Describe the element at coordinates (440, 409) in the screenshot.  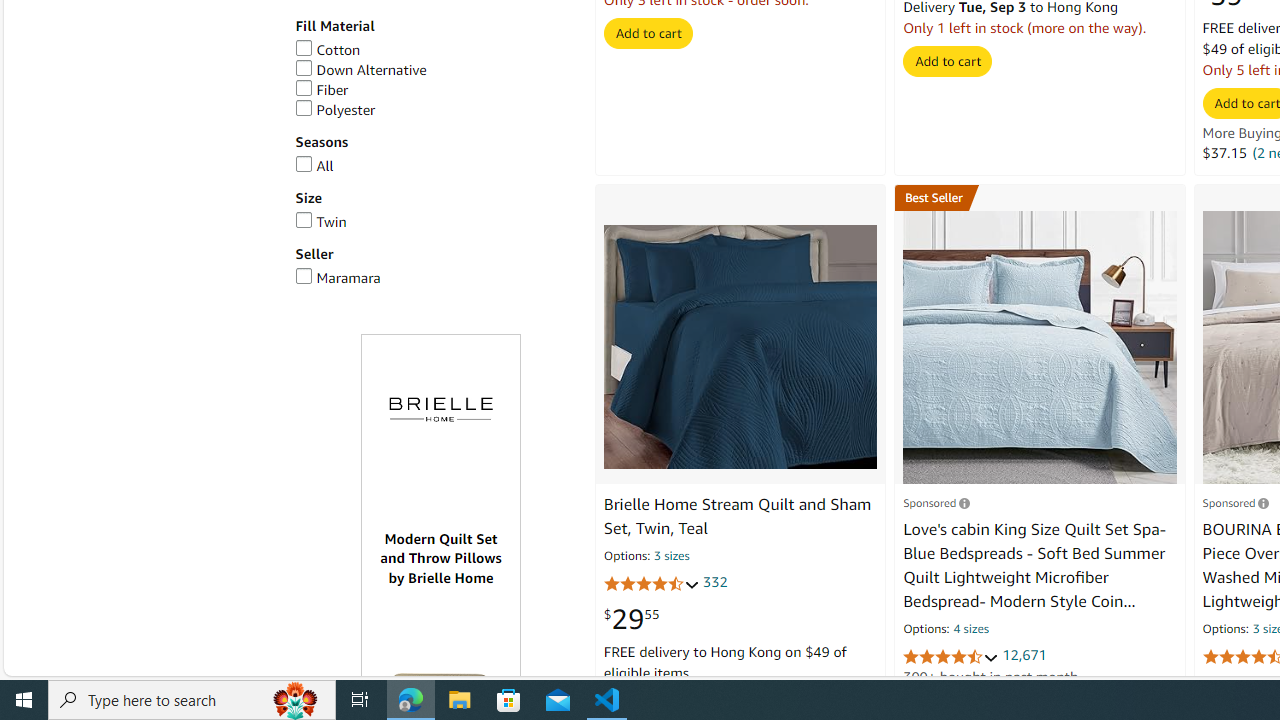
I see `'Logo'` at that location.